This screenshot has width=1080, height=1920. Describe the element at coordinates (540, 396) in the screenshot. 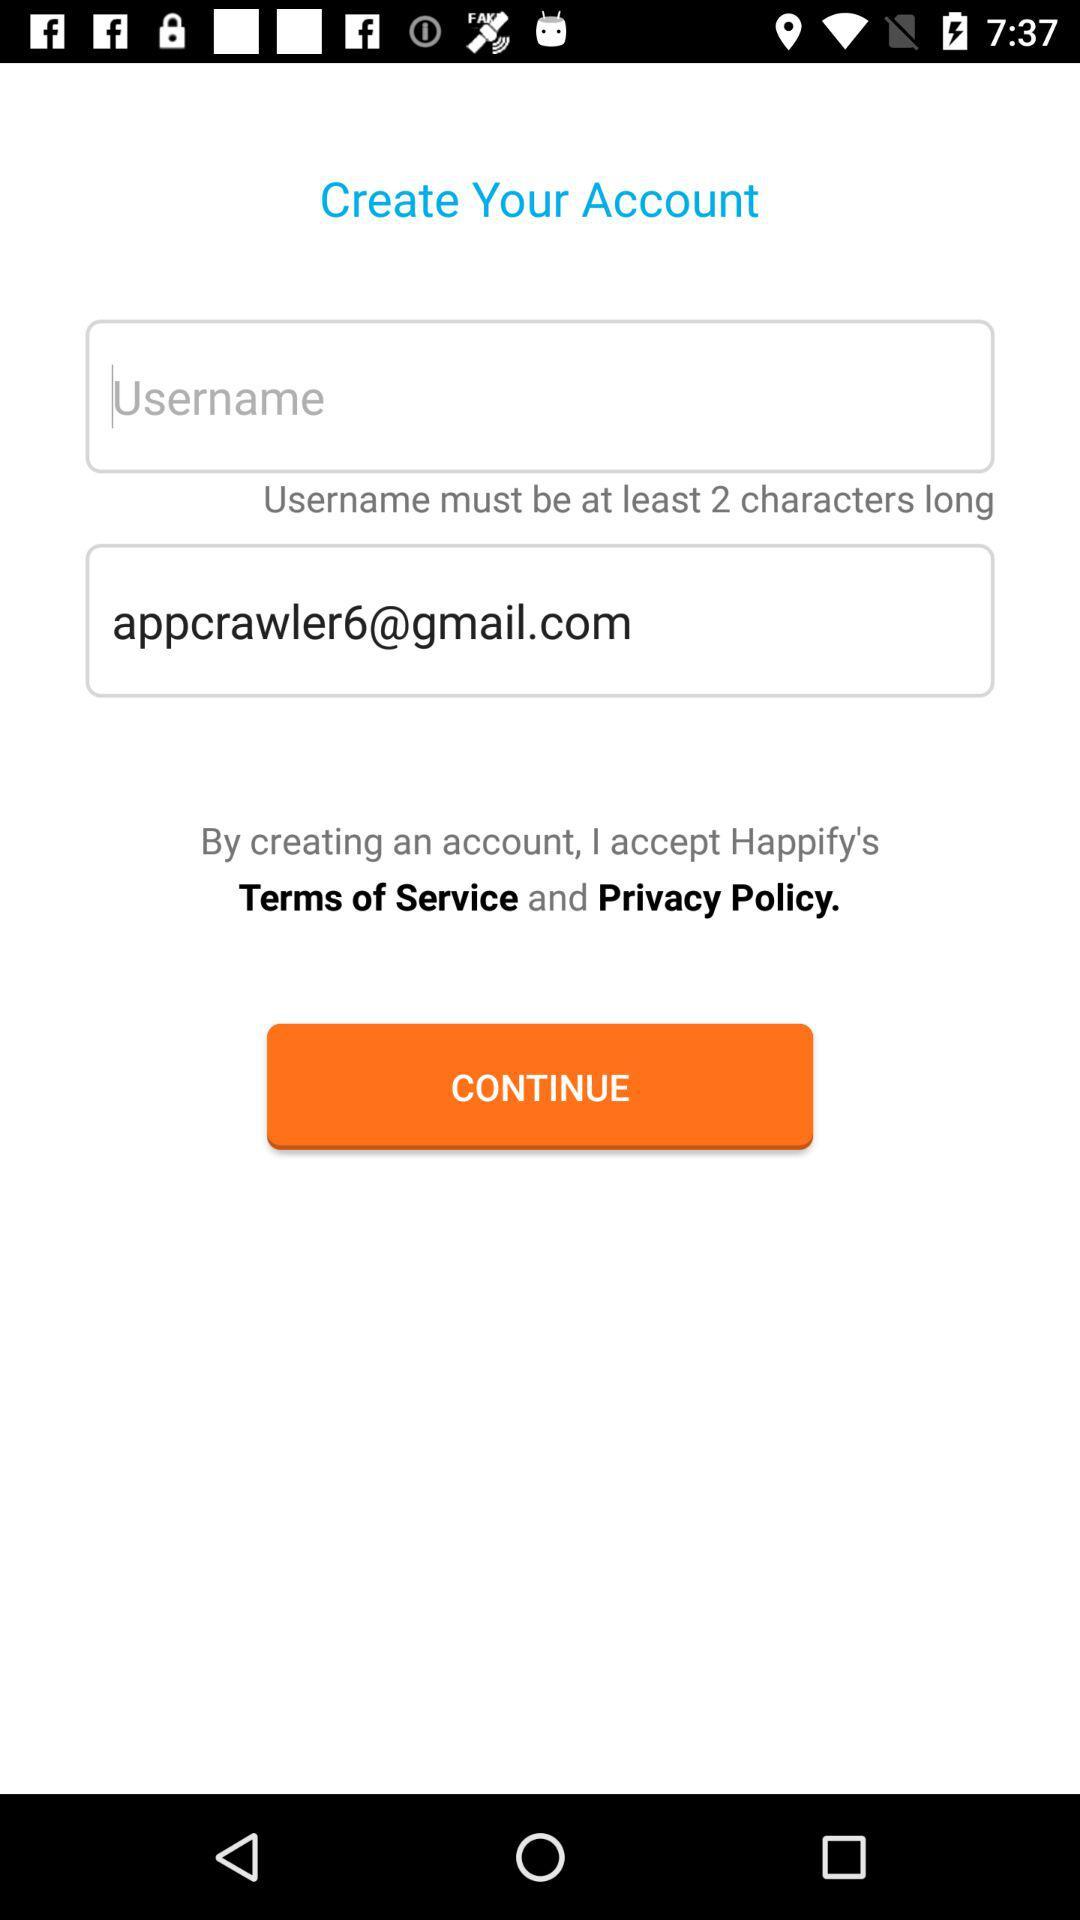

I see `username login` at that location.